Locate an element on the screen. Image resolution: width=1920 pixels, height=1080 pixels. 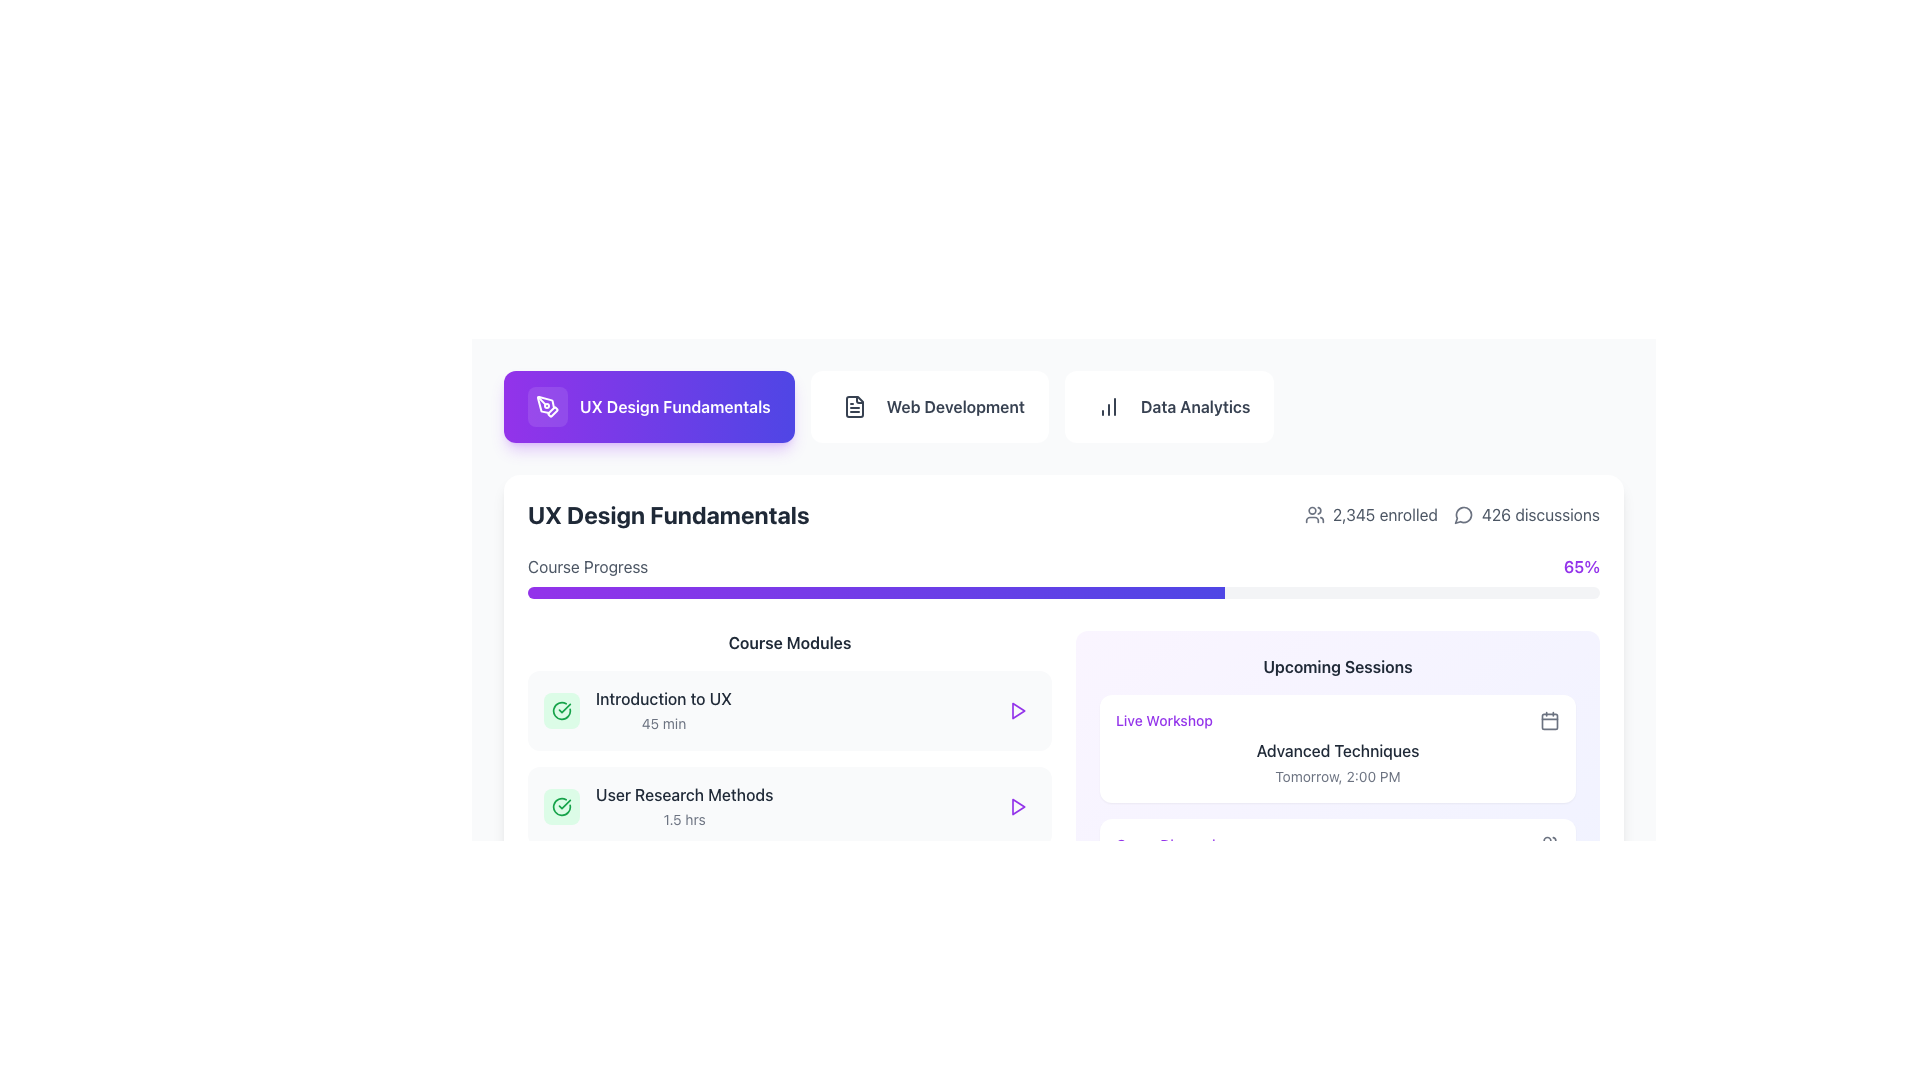
the second button in the horizontal row is located at coordinates (928, 406).